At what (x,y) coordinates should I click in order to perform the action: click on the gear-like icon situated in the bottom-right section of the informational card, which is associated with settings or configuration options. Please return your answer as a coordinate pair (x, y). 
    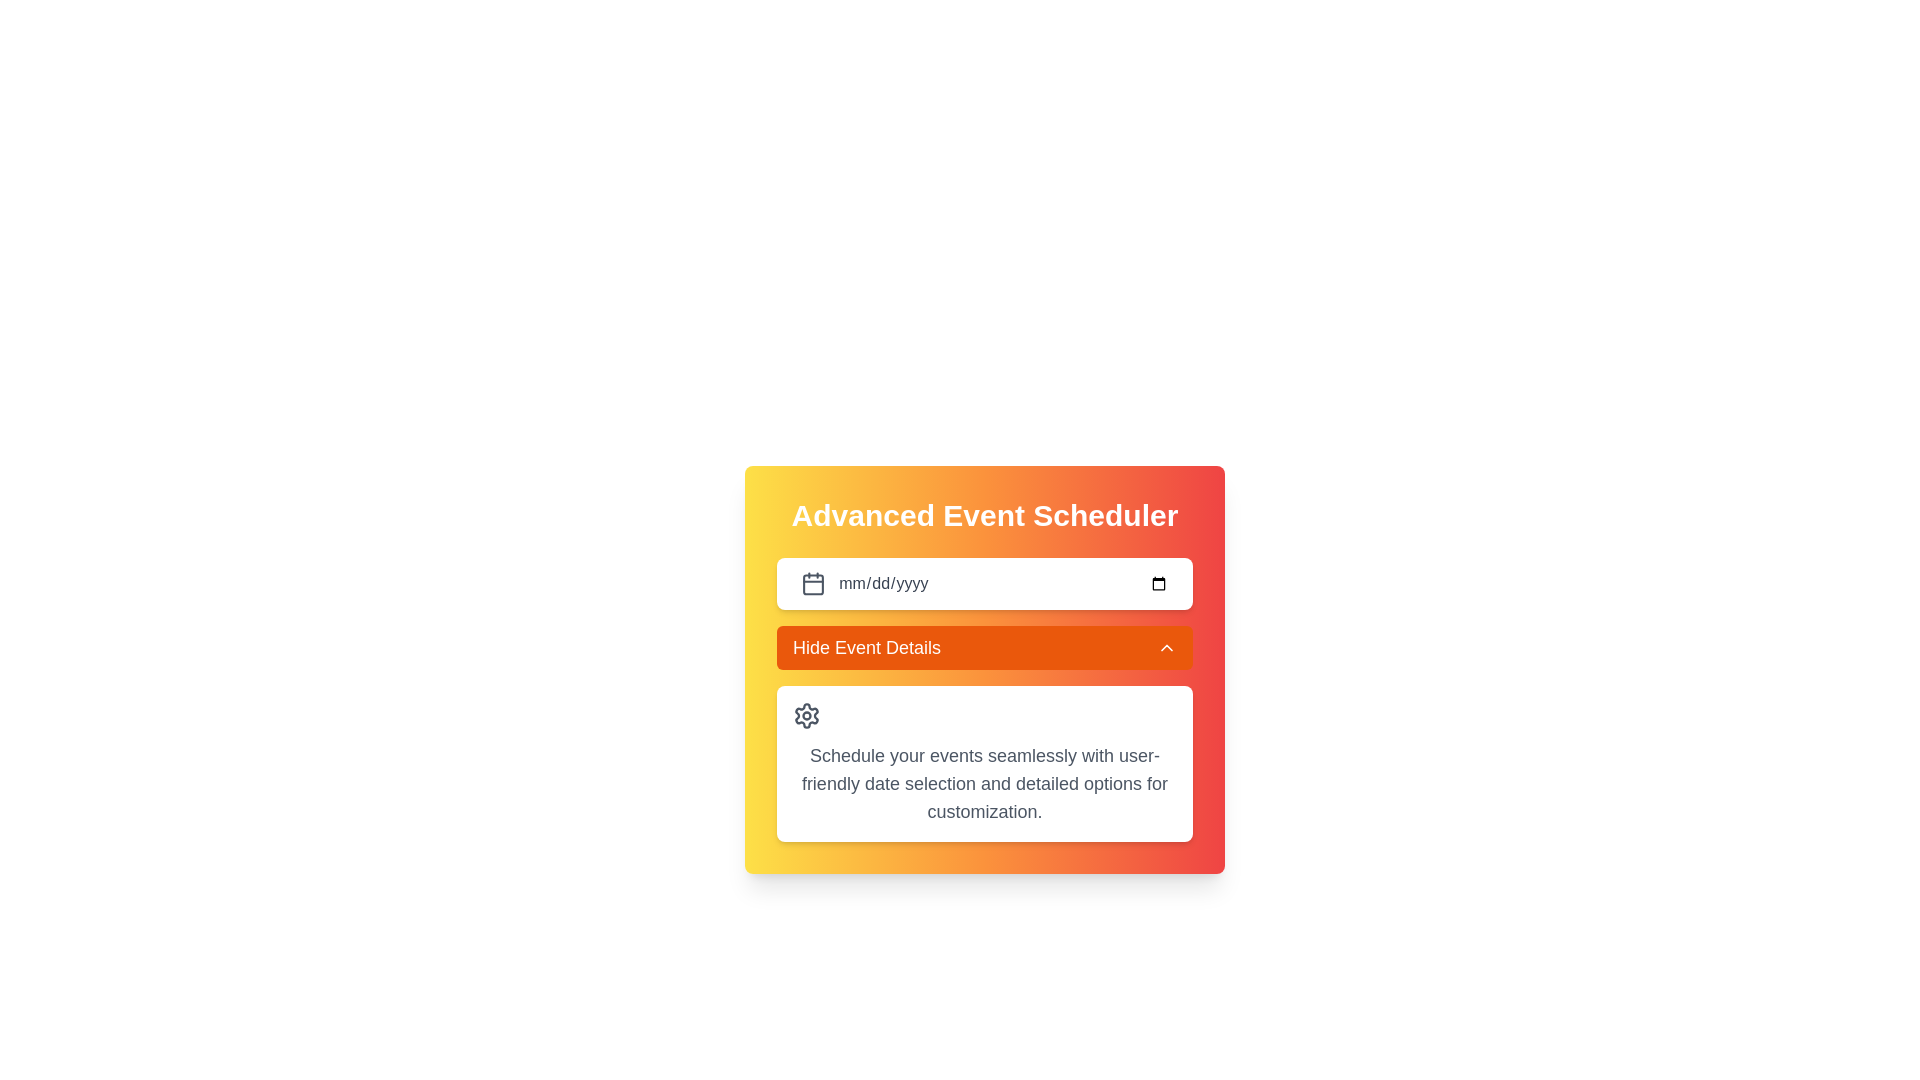
    Looking at the image, I should click on (806, 715).